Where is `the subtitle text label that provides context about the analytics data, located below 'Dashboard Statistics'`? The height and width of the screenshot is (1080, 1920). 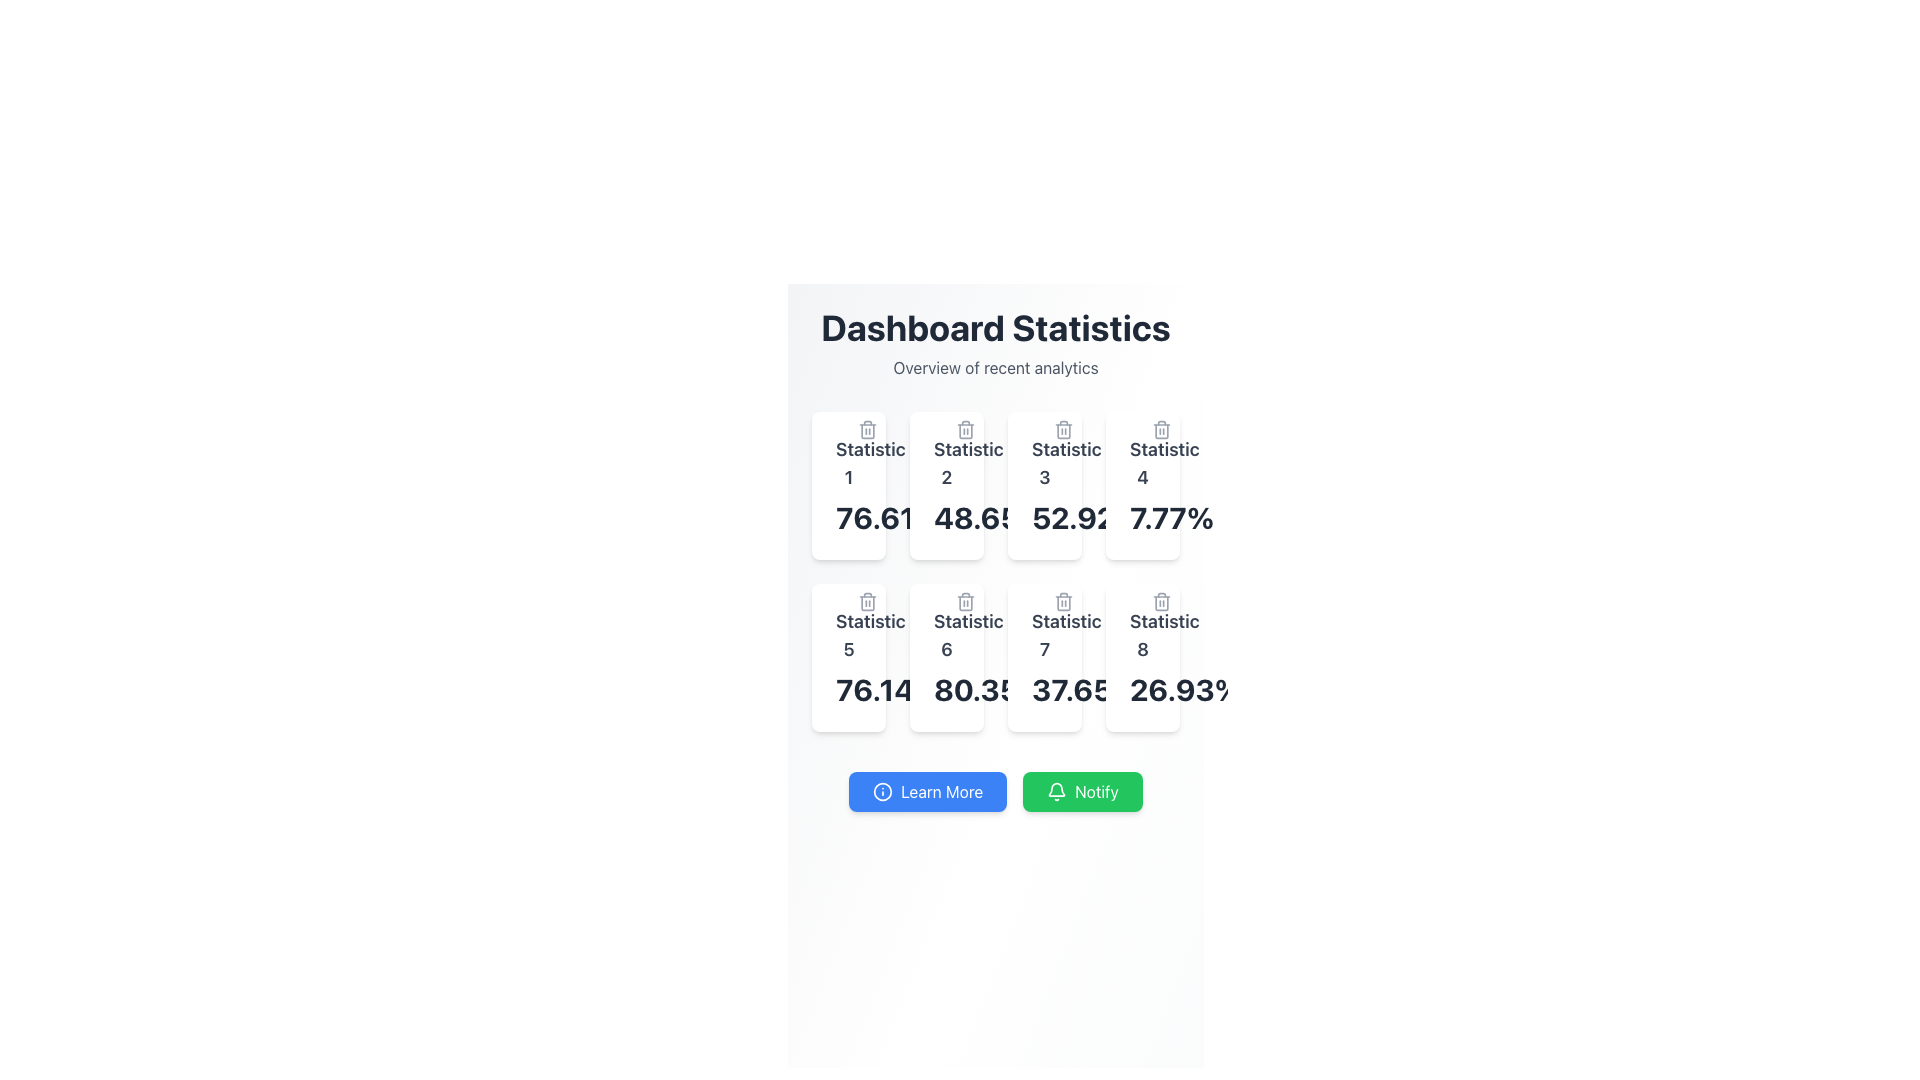 the subtitle text label that provides context about the analytics data, located below 'Dashboard Statistics' is located at coordinates (996, 367).